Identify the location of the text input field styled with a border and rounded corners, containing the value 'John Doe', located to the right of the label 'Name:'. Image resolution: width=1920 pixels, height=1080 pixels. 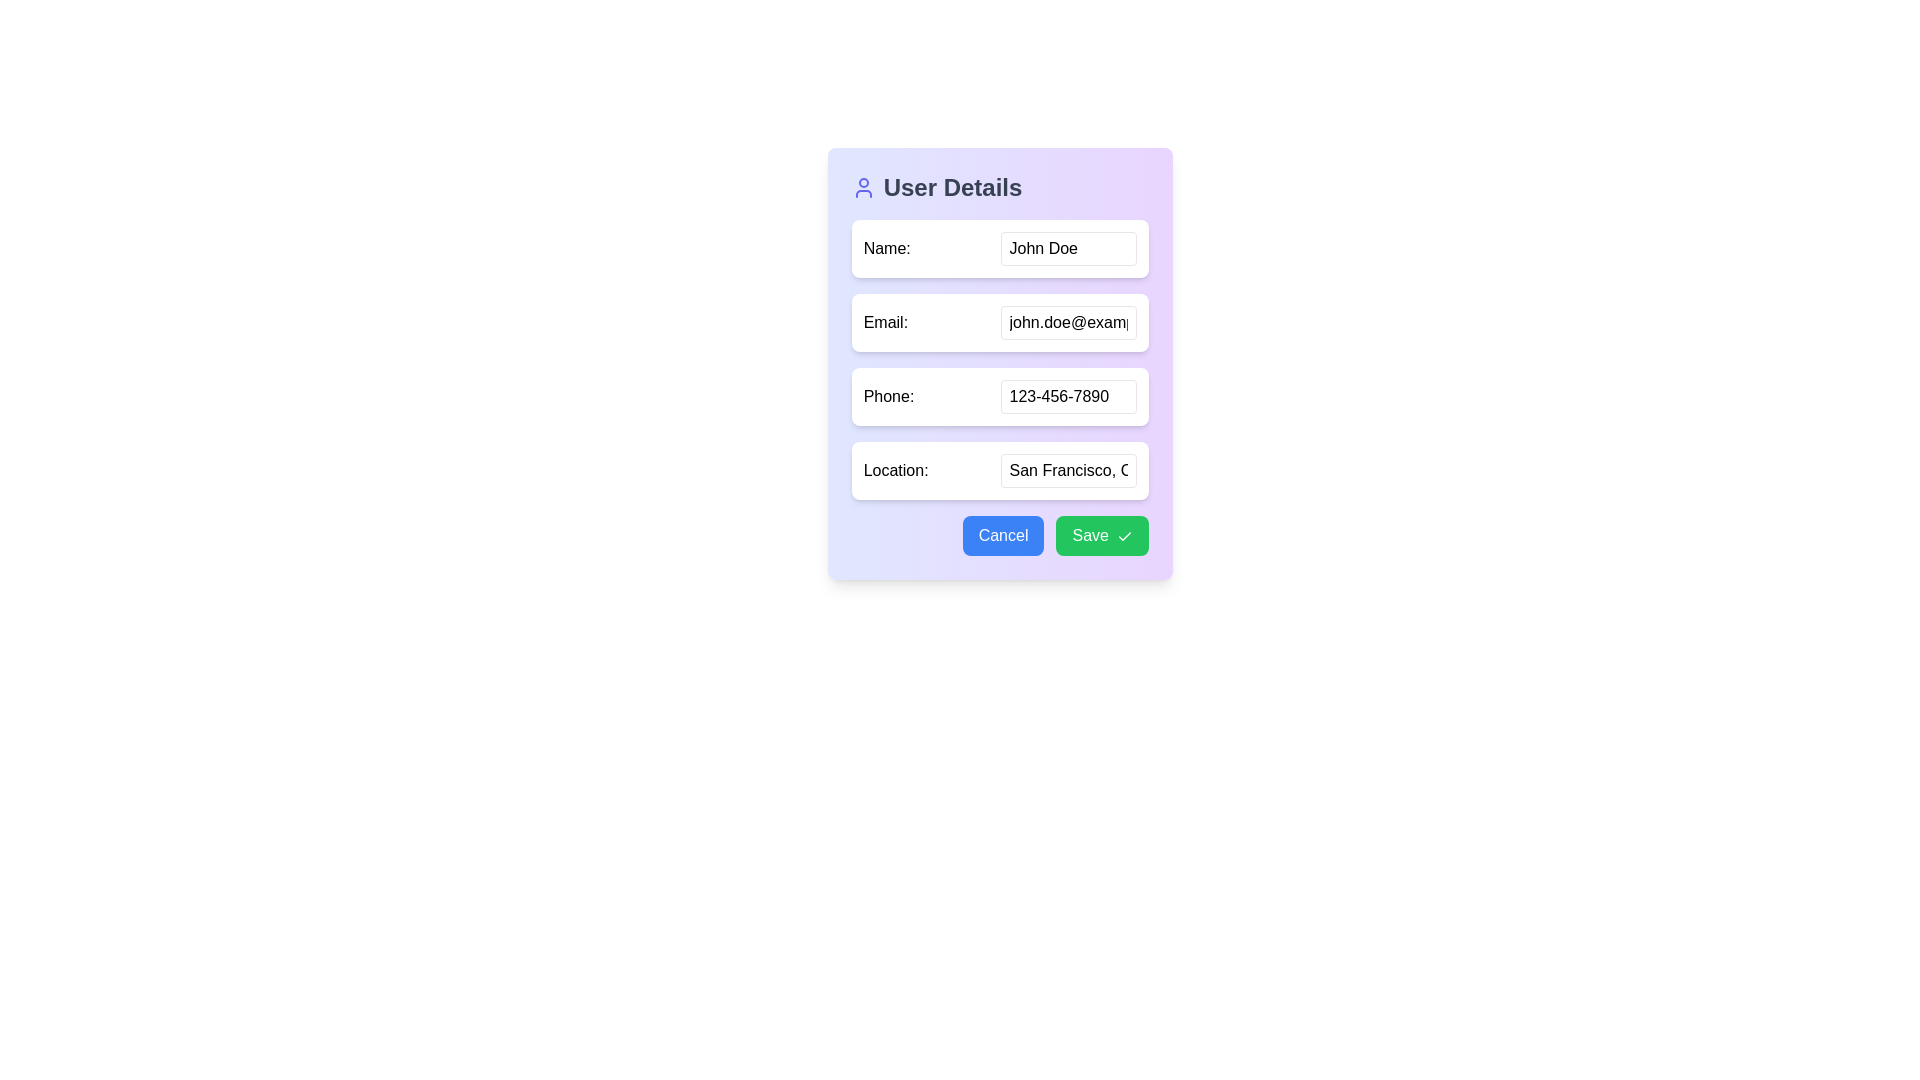
(1067, 248).